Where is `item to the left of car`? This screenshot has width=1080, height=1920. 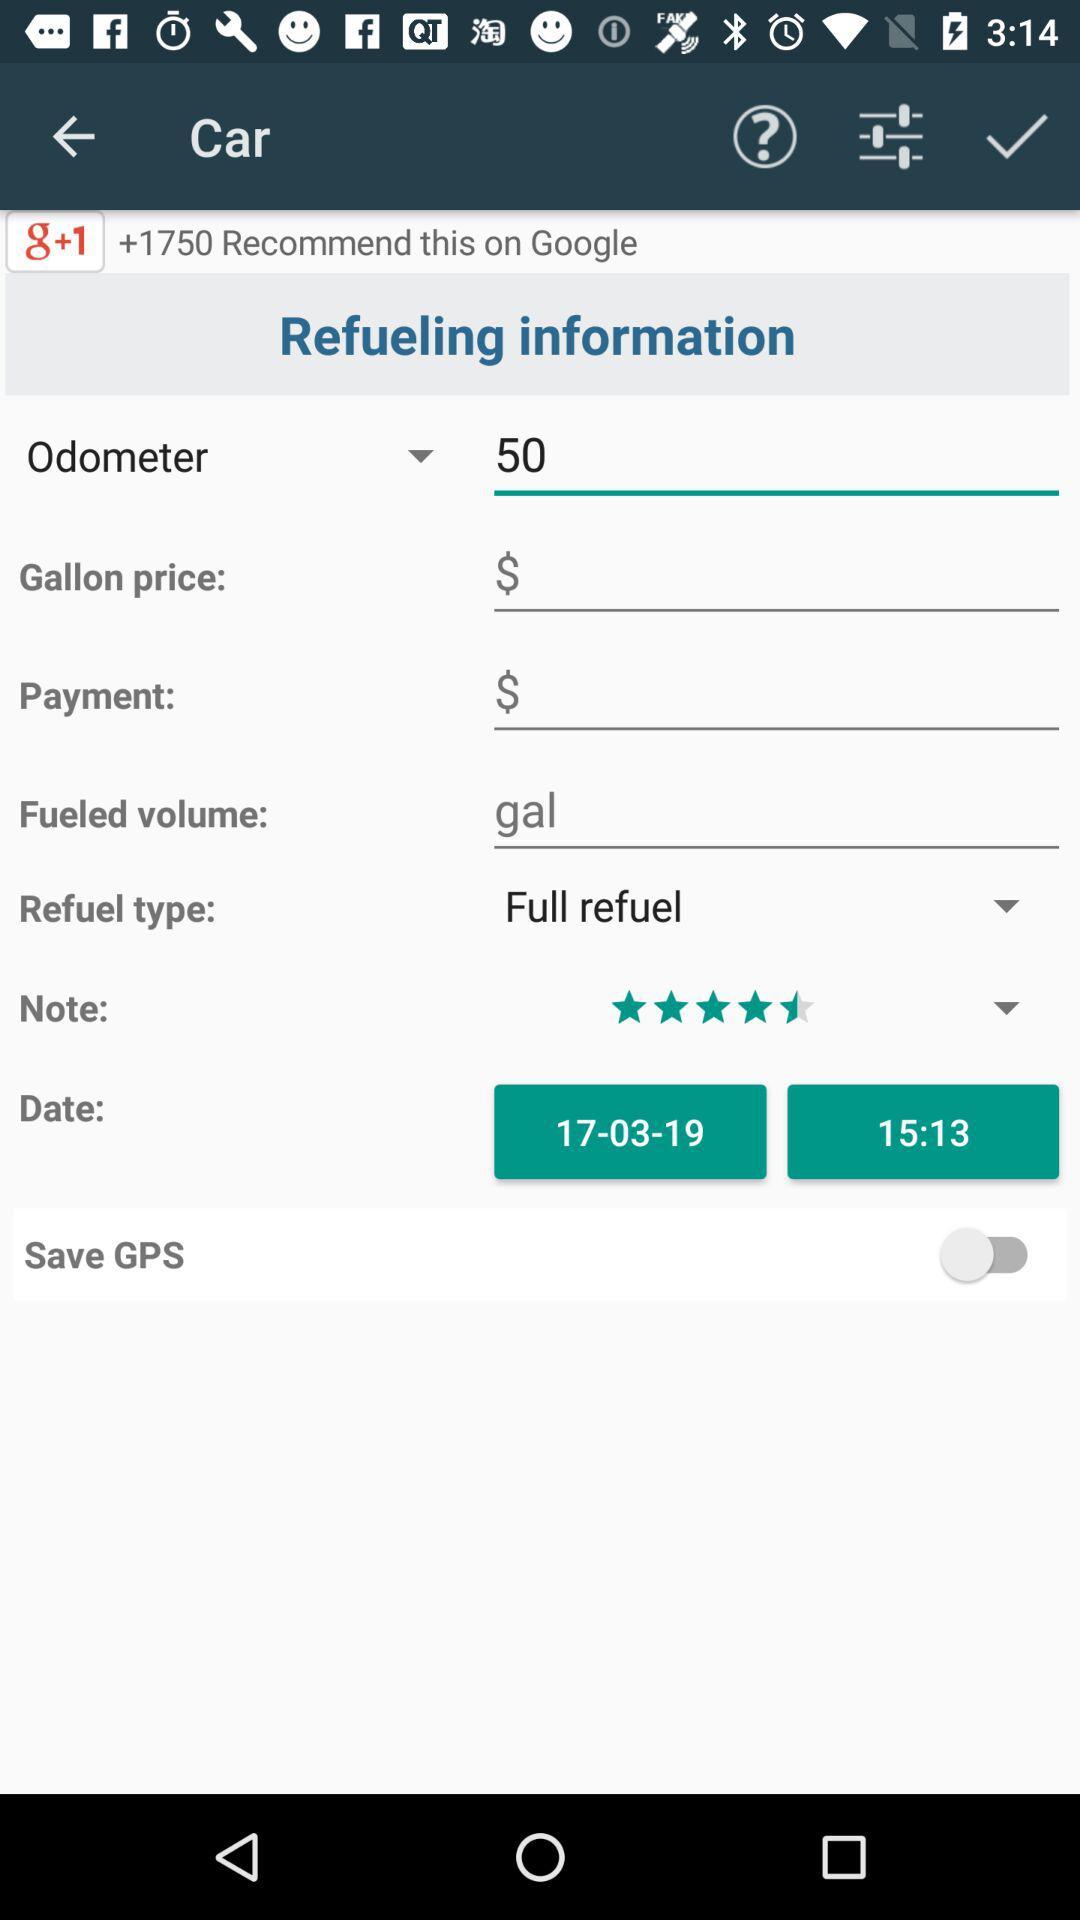
item to the left of car is located at coordinates (72, 135).